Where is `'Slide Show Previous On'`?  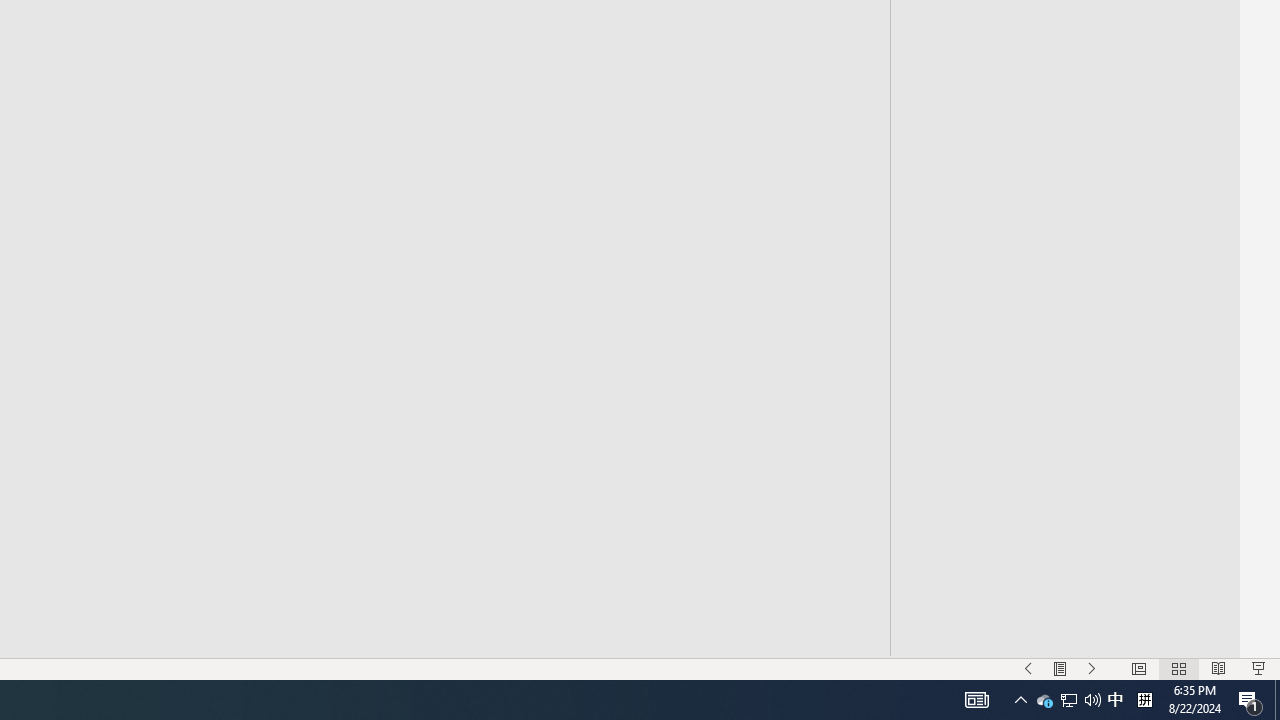
'Slide Show Previous On' is located at coordinates (1028, 669).